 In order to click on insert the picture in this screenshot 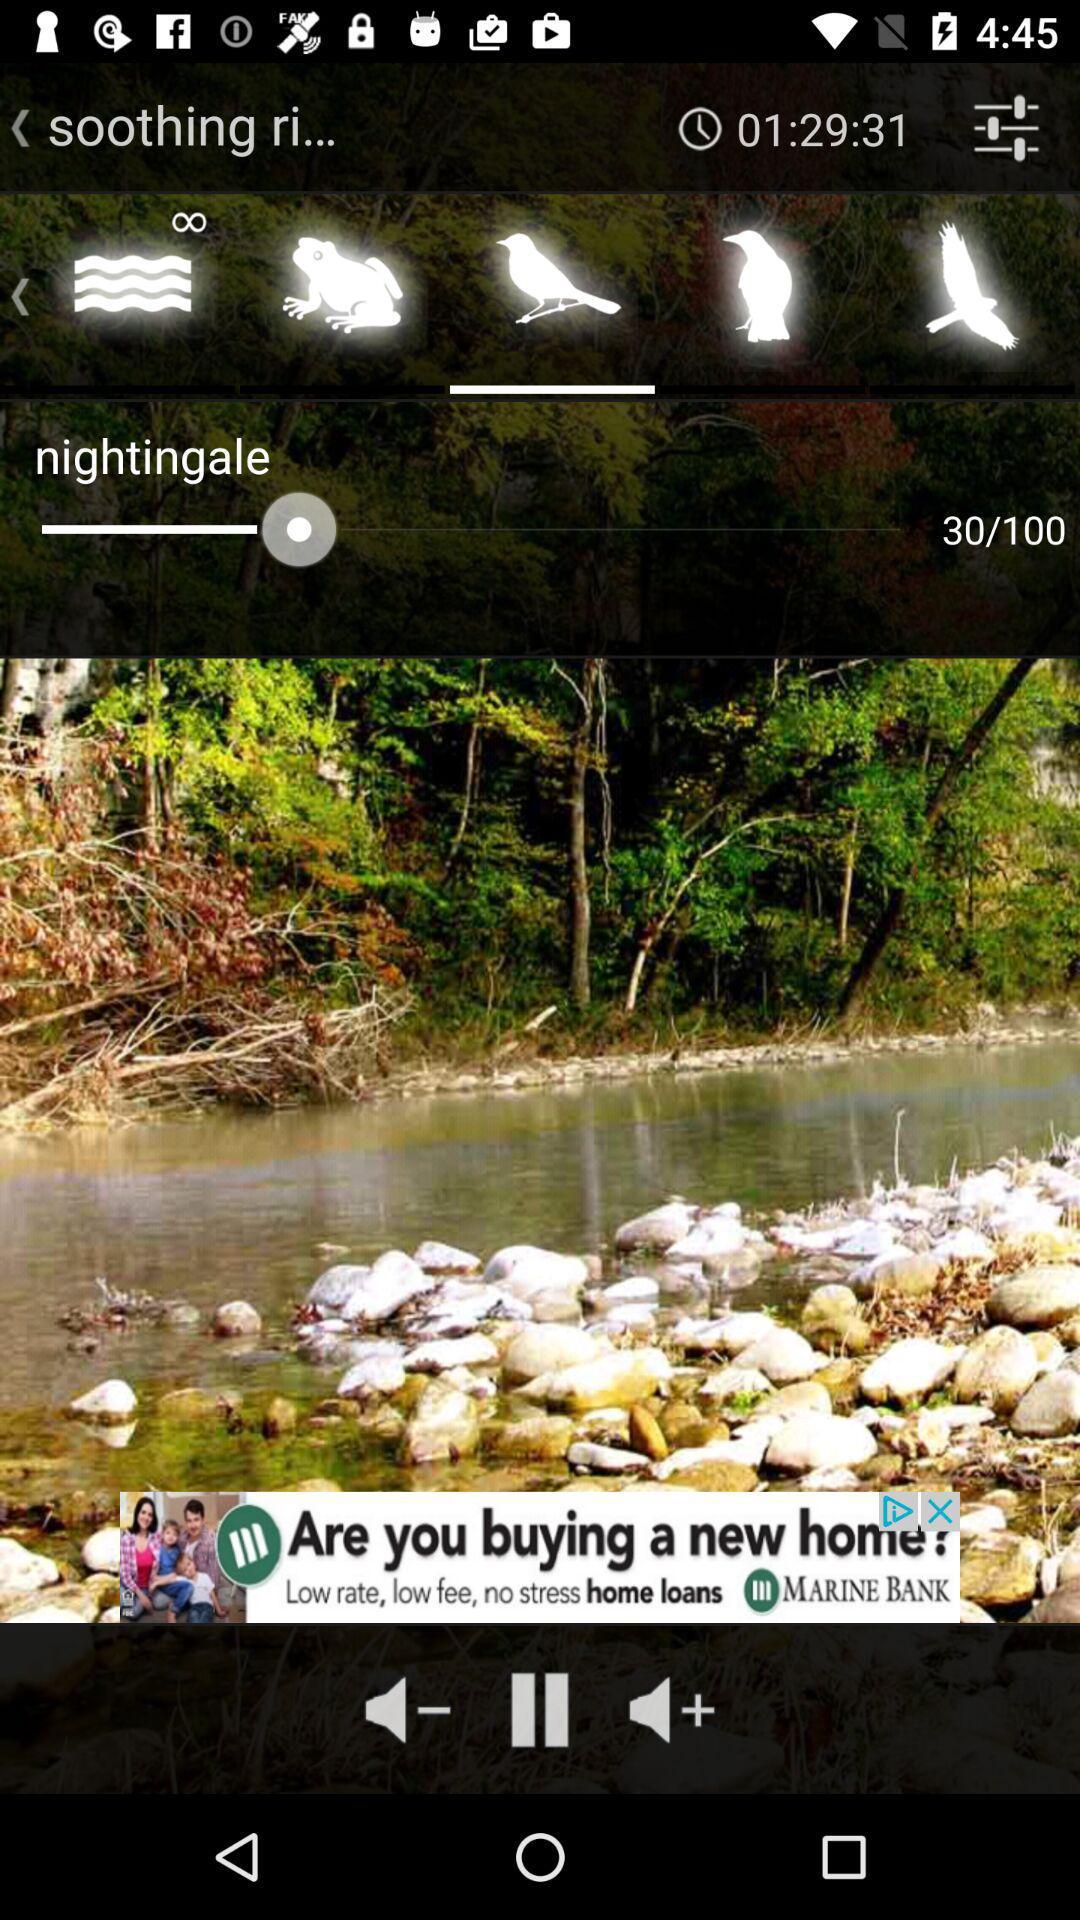, I will do `click(341, 291)`.